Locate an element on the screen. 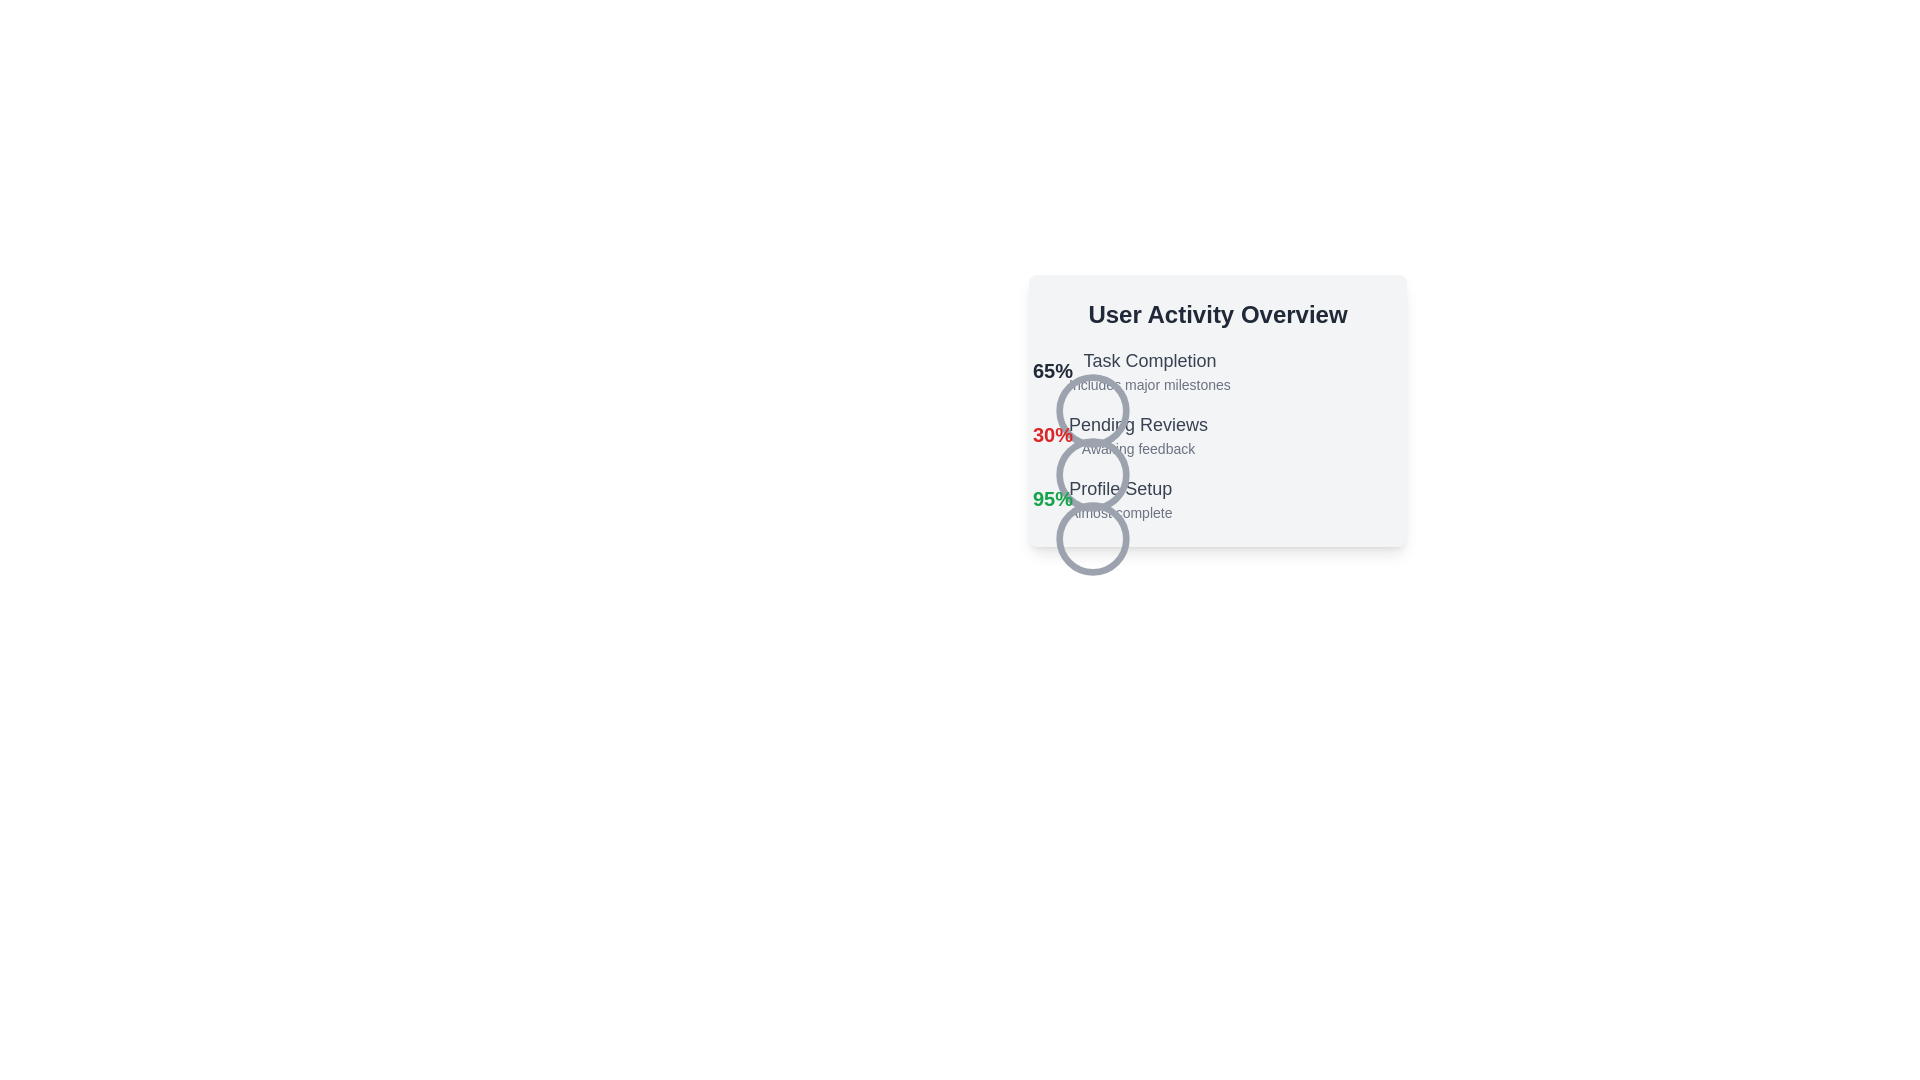  the circular SVG element with a gray stroke located in the 'User Activity Overview' panel, beneath the 'Profile Setup' section is located at coordinates (1092, 536).